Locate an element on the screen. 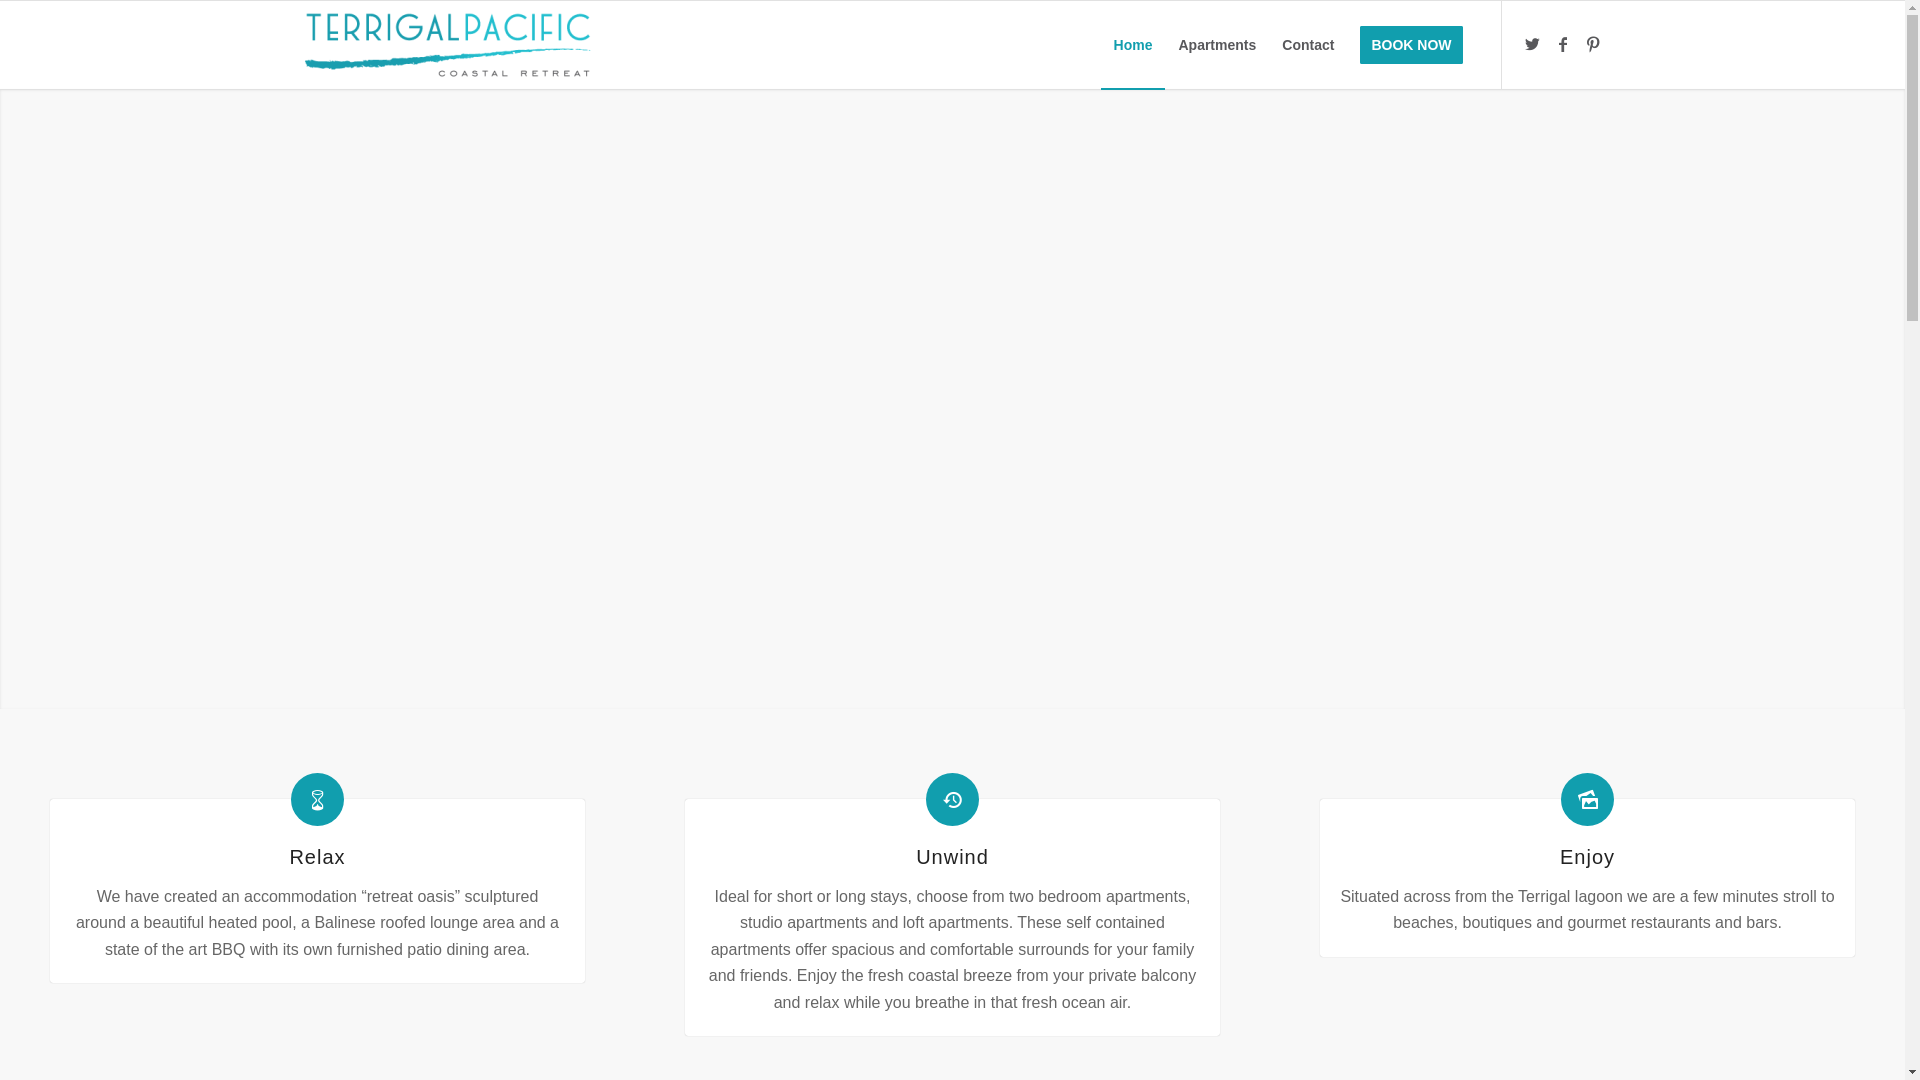 This screenshot has width=1920, height=1080. 'BOOK NOW' is located at coordinates (1410, 45).